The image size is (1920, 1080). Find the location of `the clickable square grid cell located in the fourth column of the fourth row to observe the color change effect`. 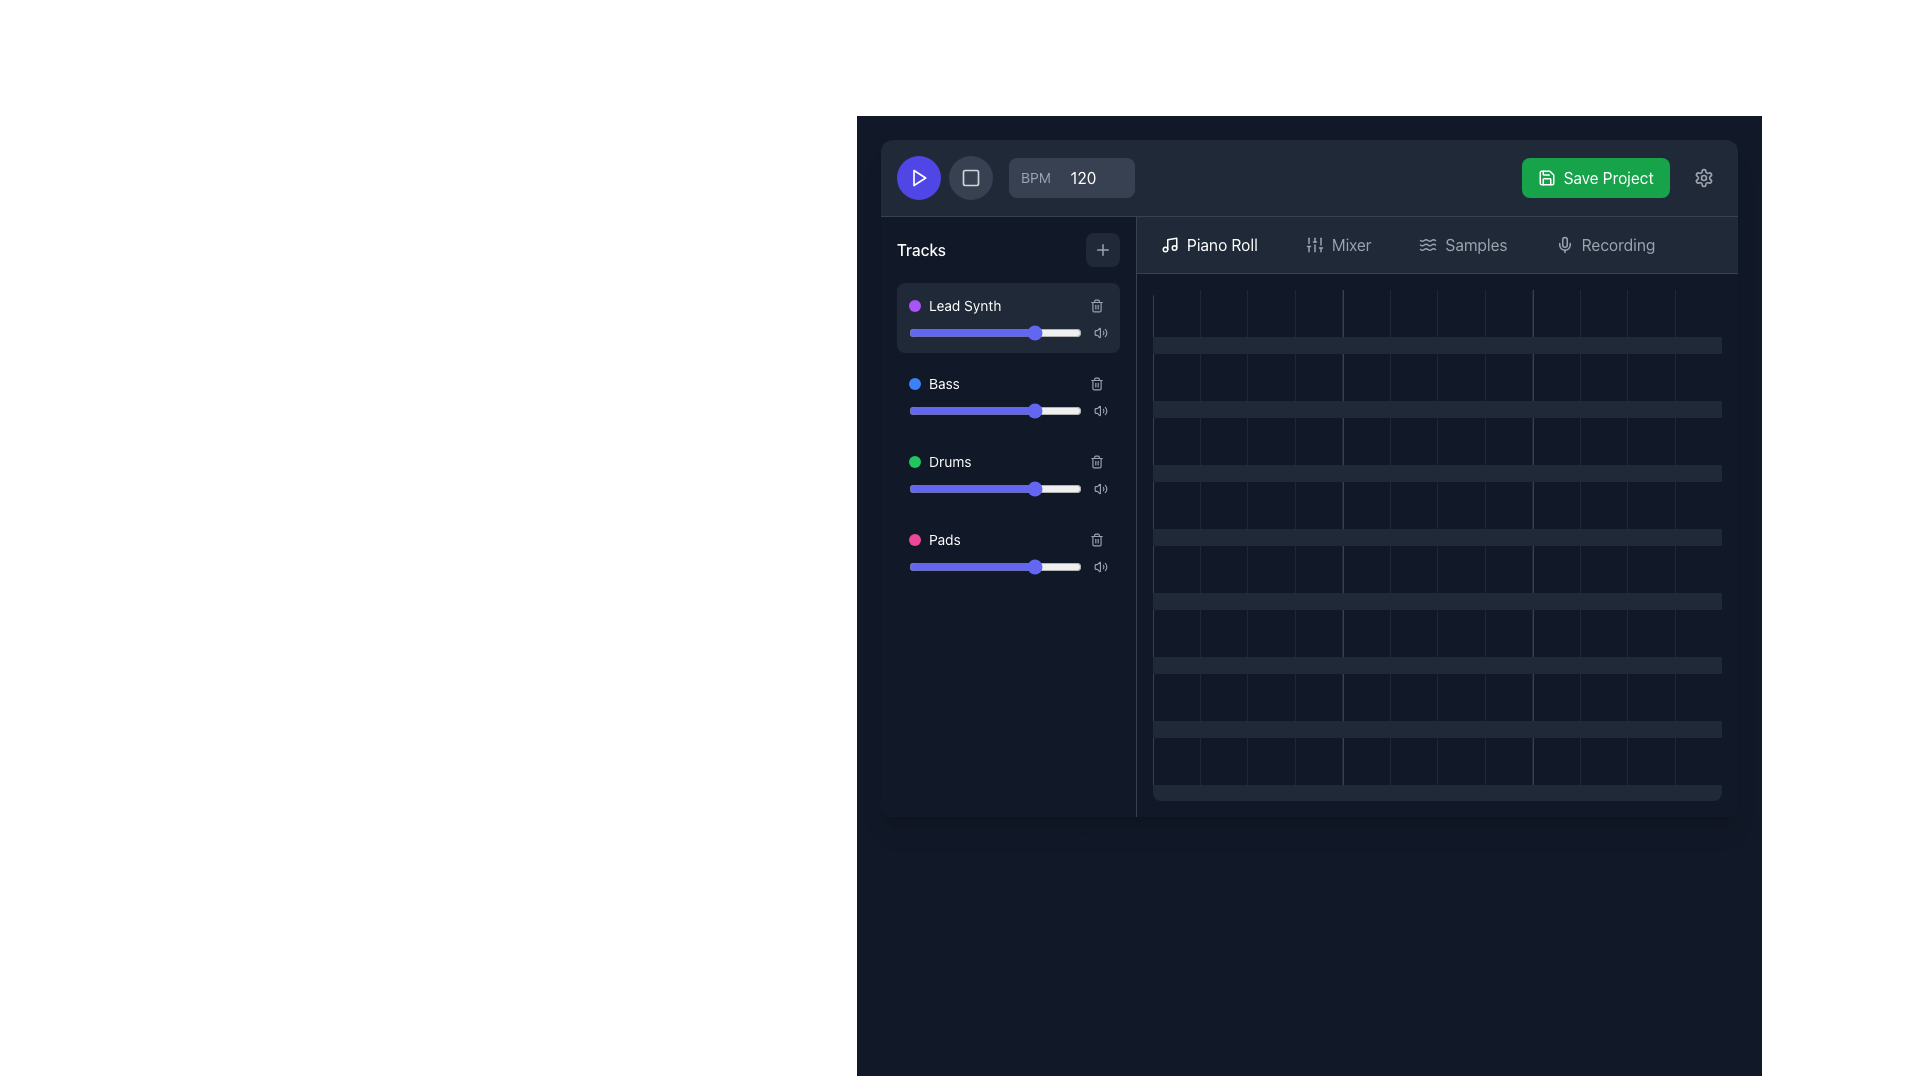

the clickable square grid cell located in the fourth column of the fourth row to observe the color change effect is located at coordinates (1318, 504).